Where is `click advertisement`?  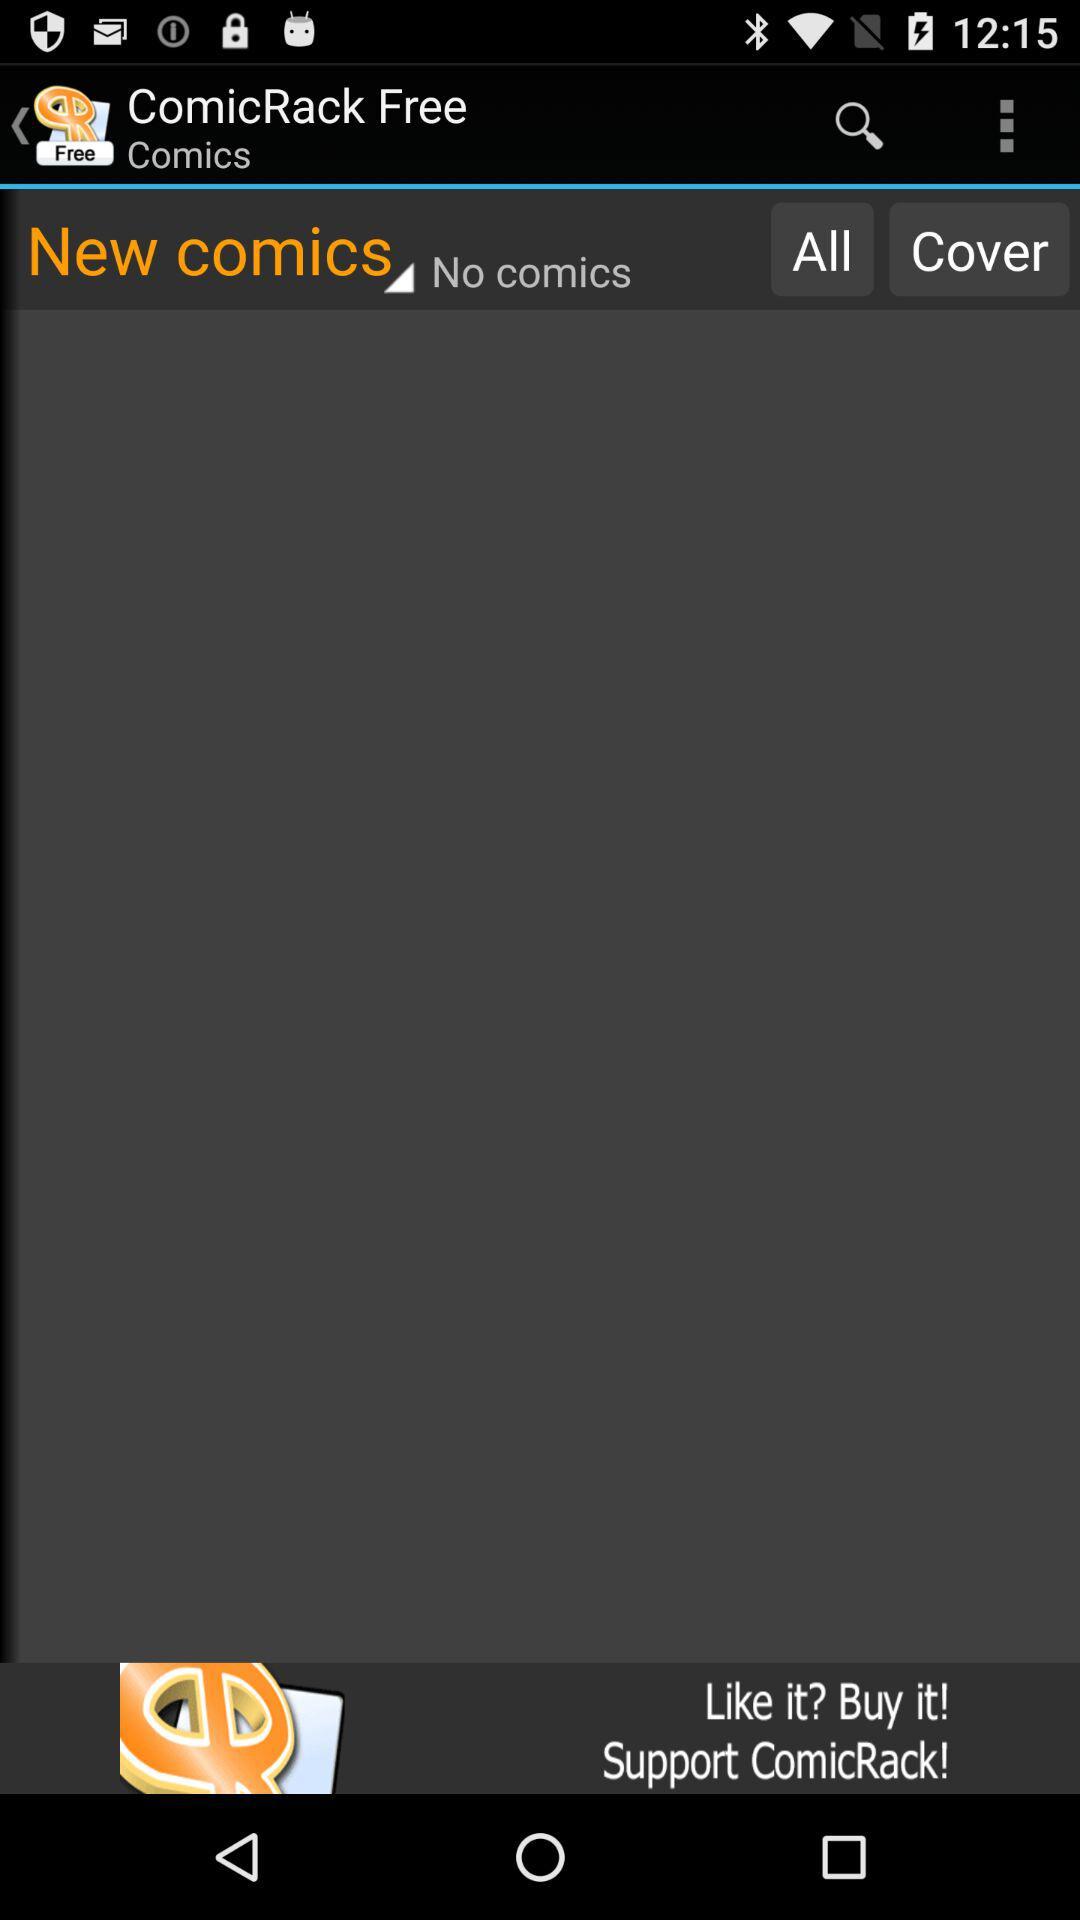 click advertisement is located at coordinates (540, 1727).